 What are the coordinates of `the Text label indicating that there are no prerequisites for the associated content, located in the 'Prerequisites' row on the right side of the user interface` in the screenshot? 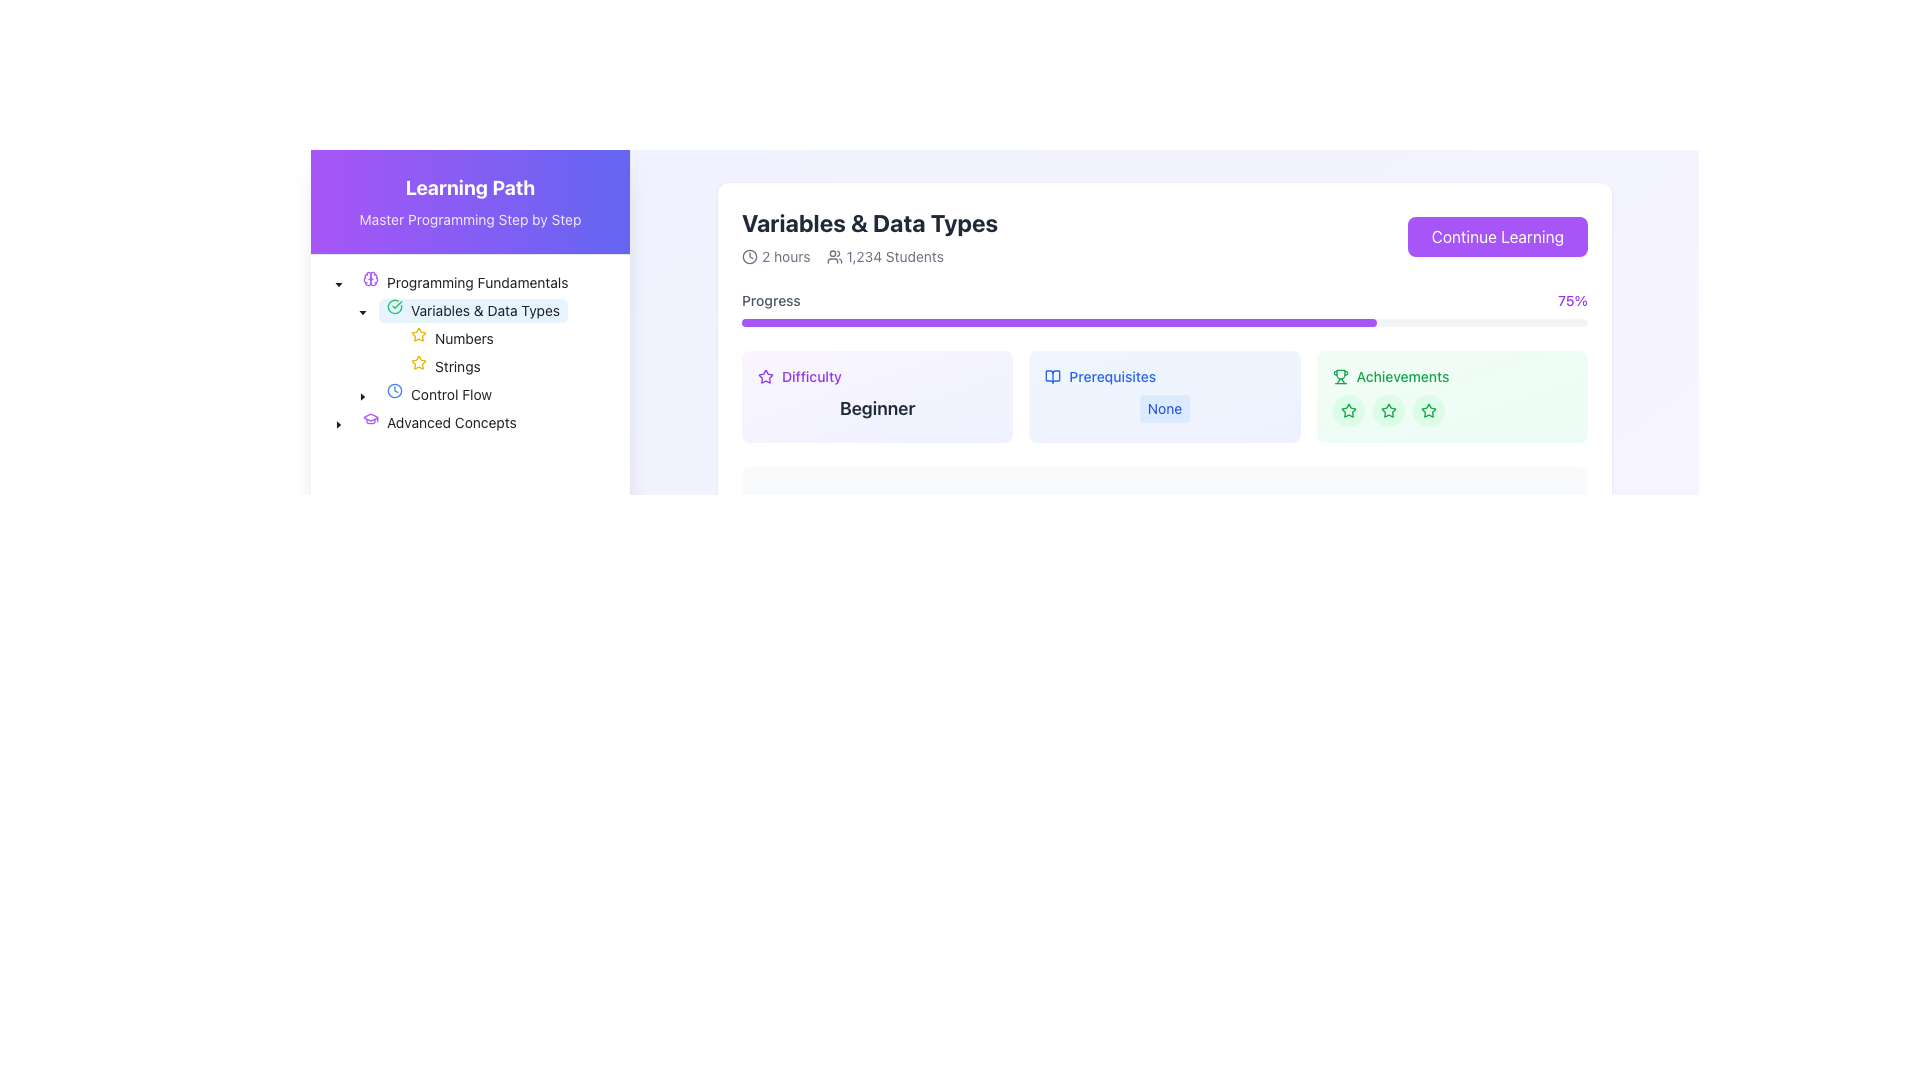 It's located at (1165, 407).